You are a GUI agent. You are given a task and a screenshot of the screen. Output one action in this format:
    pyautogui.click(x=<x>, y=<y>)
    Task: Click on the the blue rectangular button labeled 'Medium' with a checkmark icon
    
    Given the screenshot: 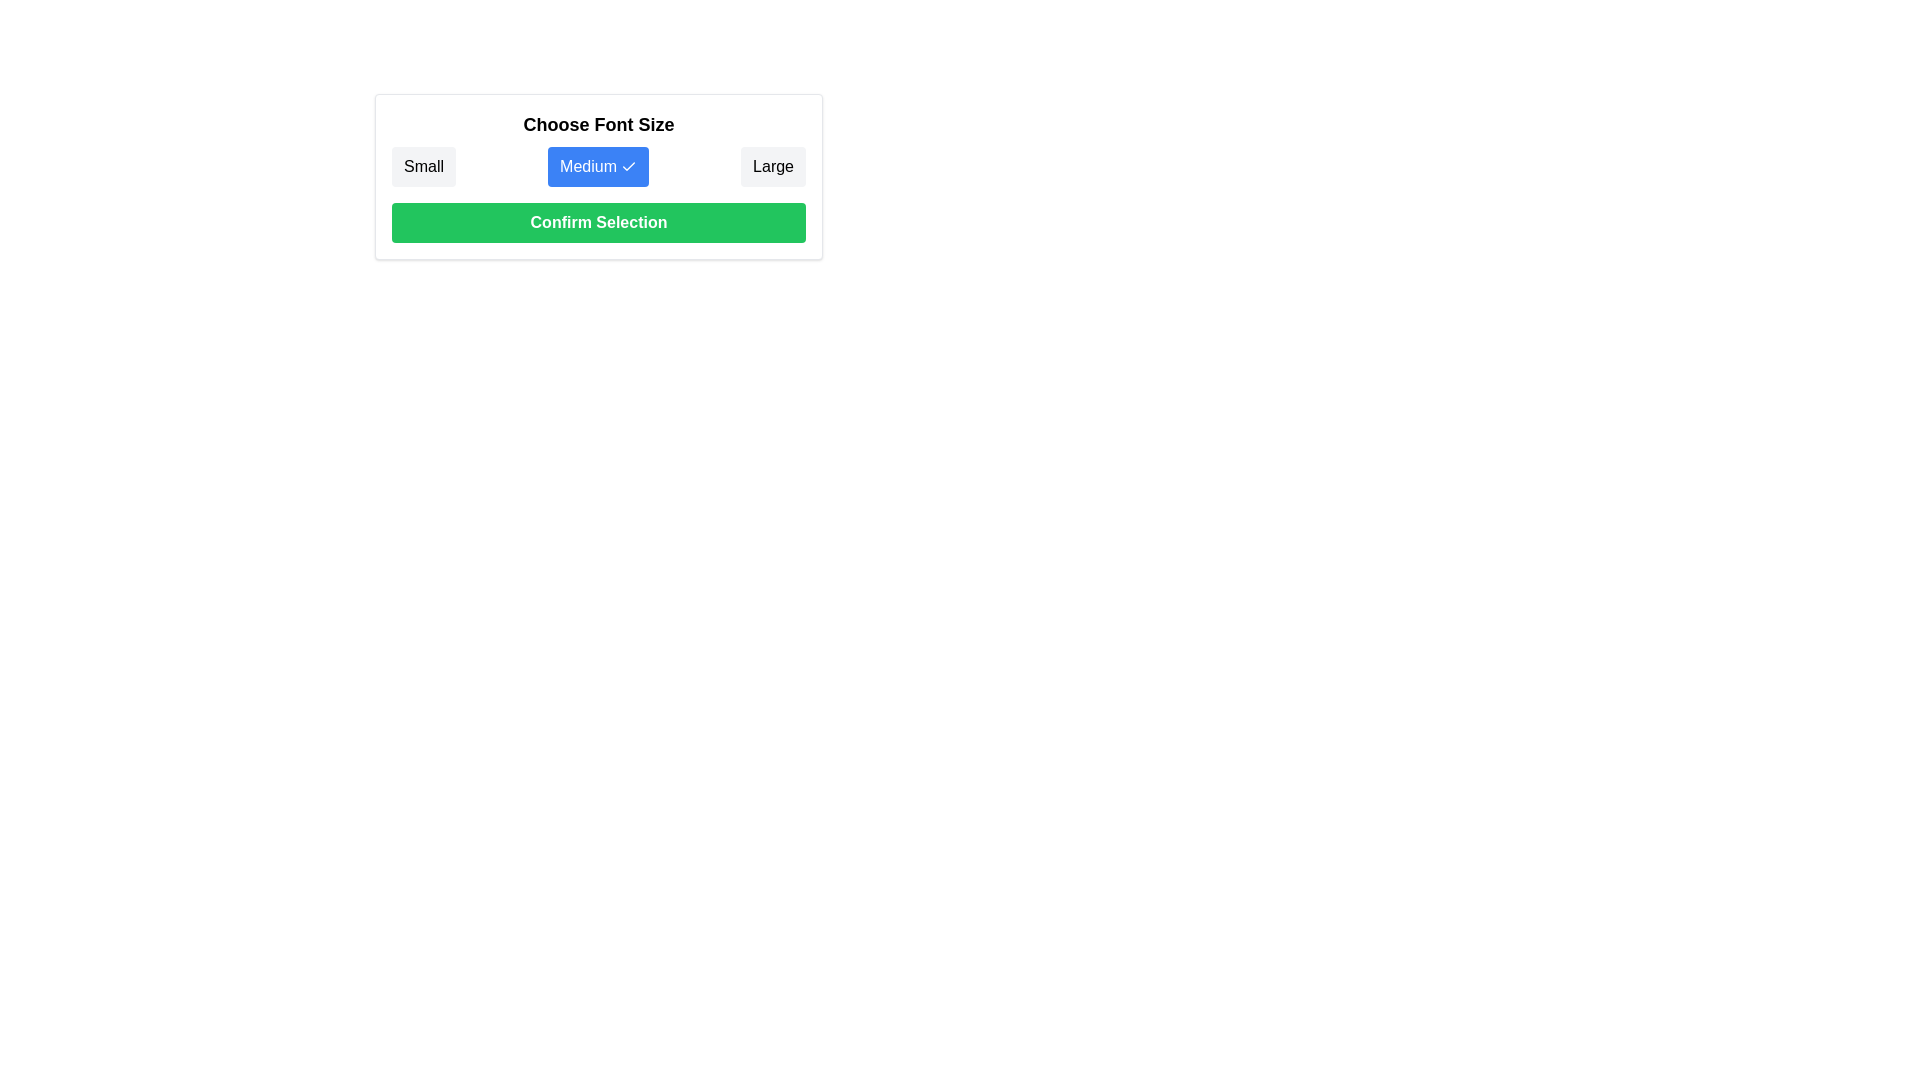 What is the action you would take?
    pyautogui.click(x=598, y=176)
    